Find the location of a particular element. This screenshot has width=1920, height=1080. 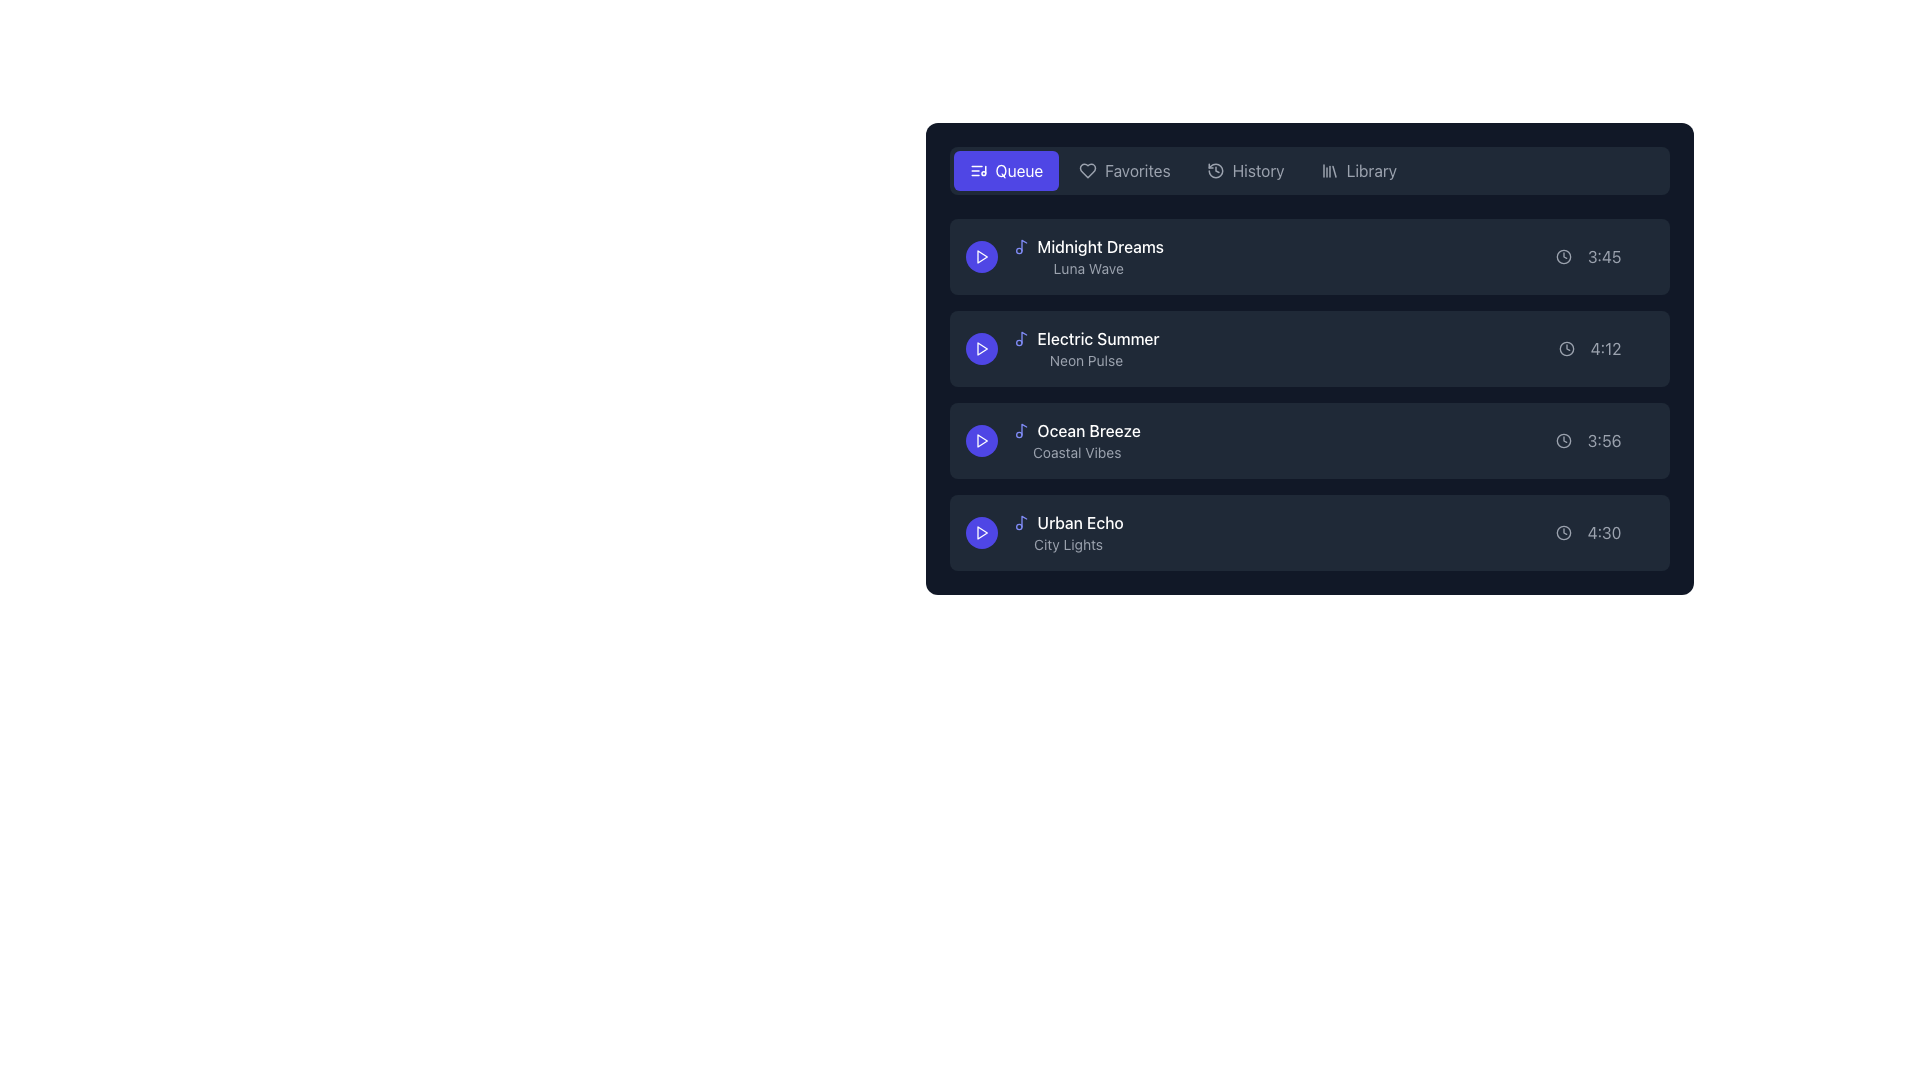

the 'Library' button with icon and label located in the horizontal menu bar is located at coordinates (1358, 169).